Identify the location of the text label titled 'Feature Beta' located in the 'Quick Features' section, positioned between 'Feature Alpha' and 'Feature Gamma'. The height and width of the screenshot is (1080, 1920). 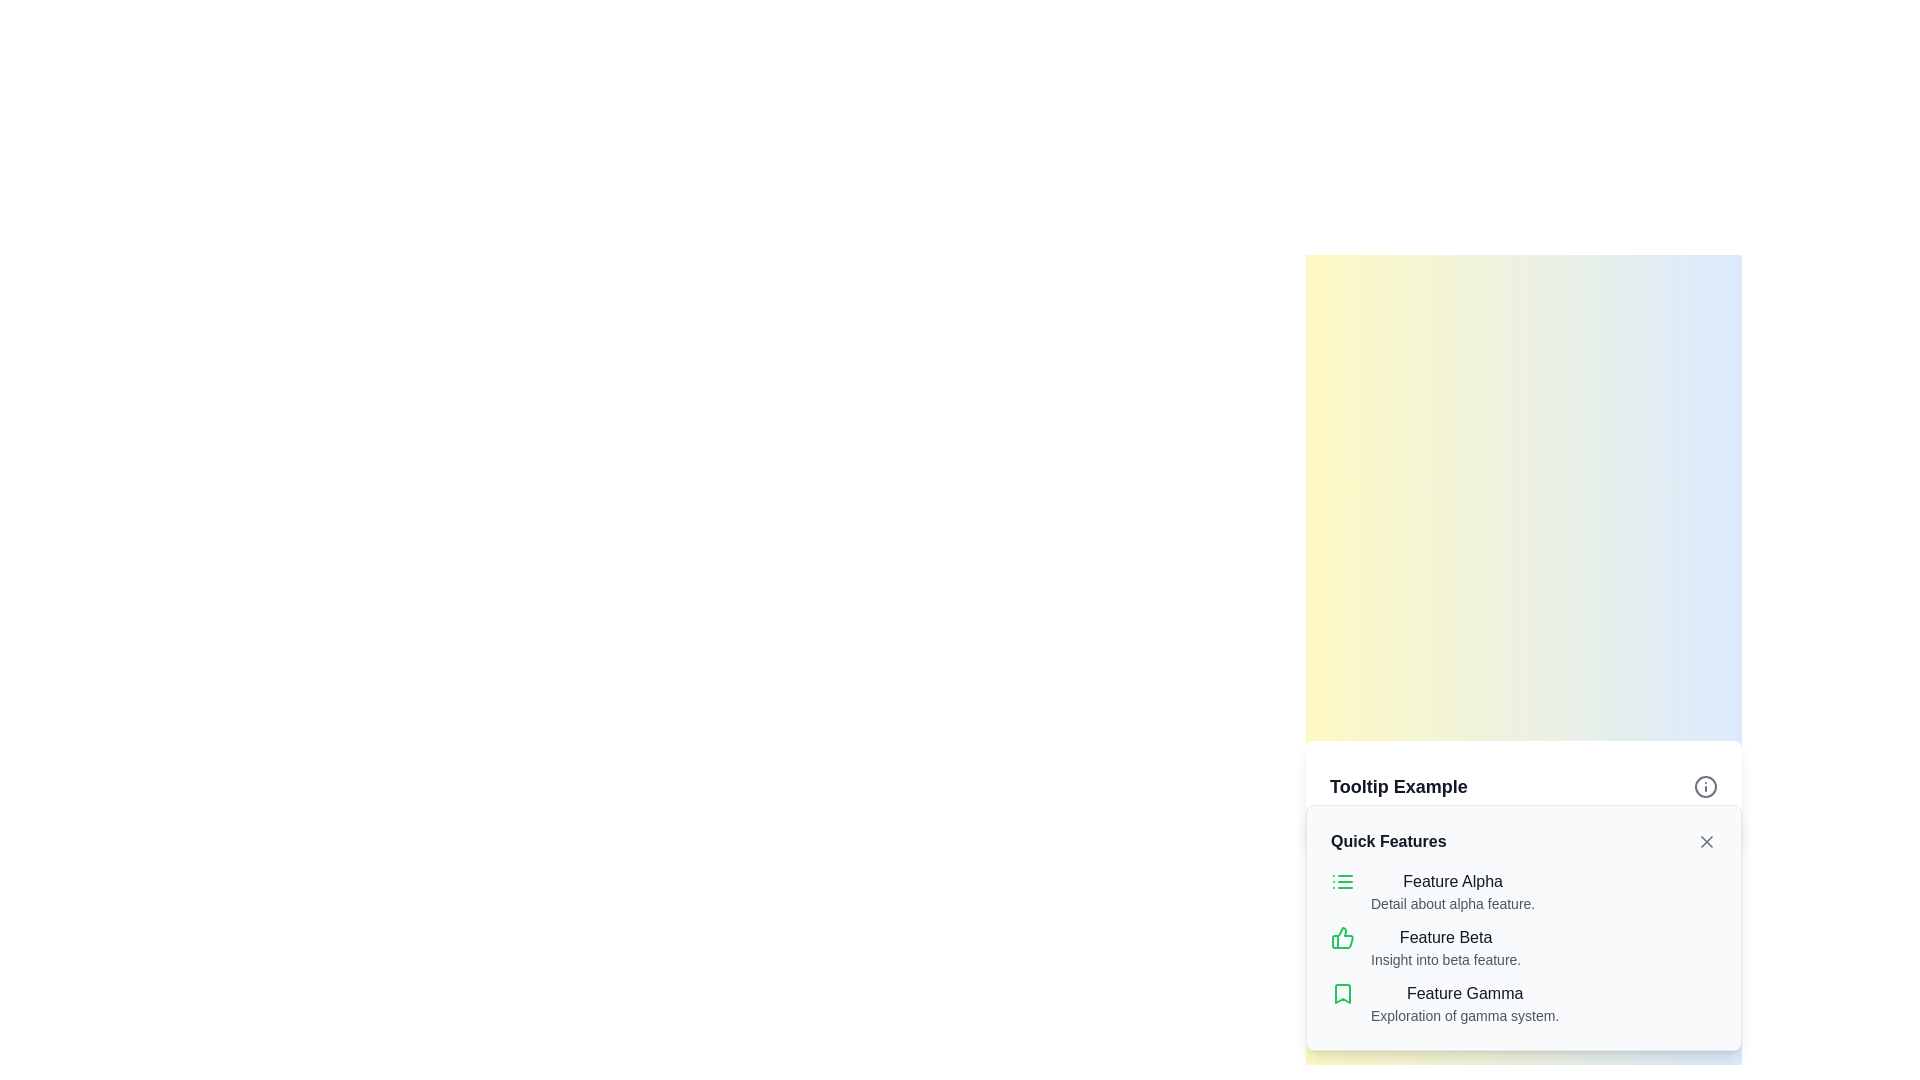
(1446, 937).